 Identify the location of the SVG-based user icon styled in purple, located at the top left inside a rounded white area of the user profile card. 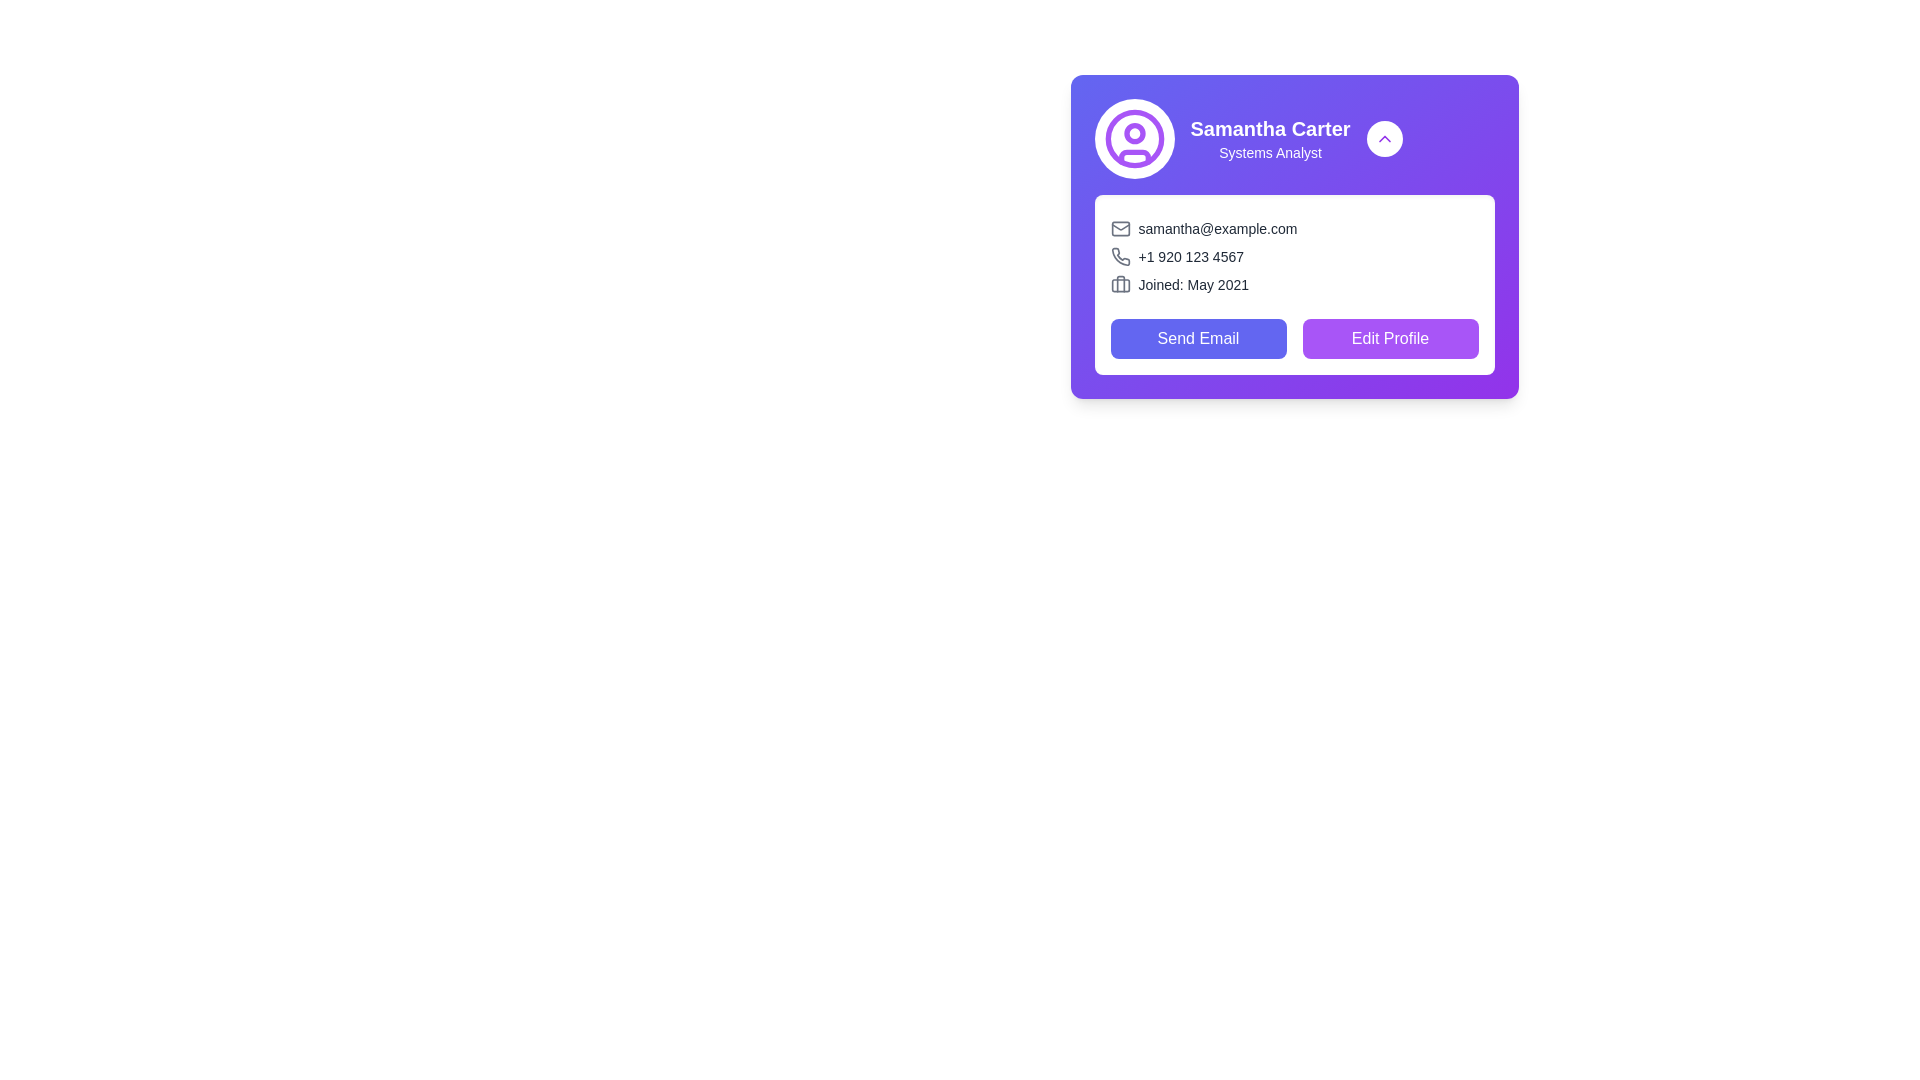
(1134, 137).